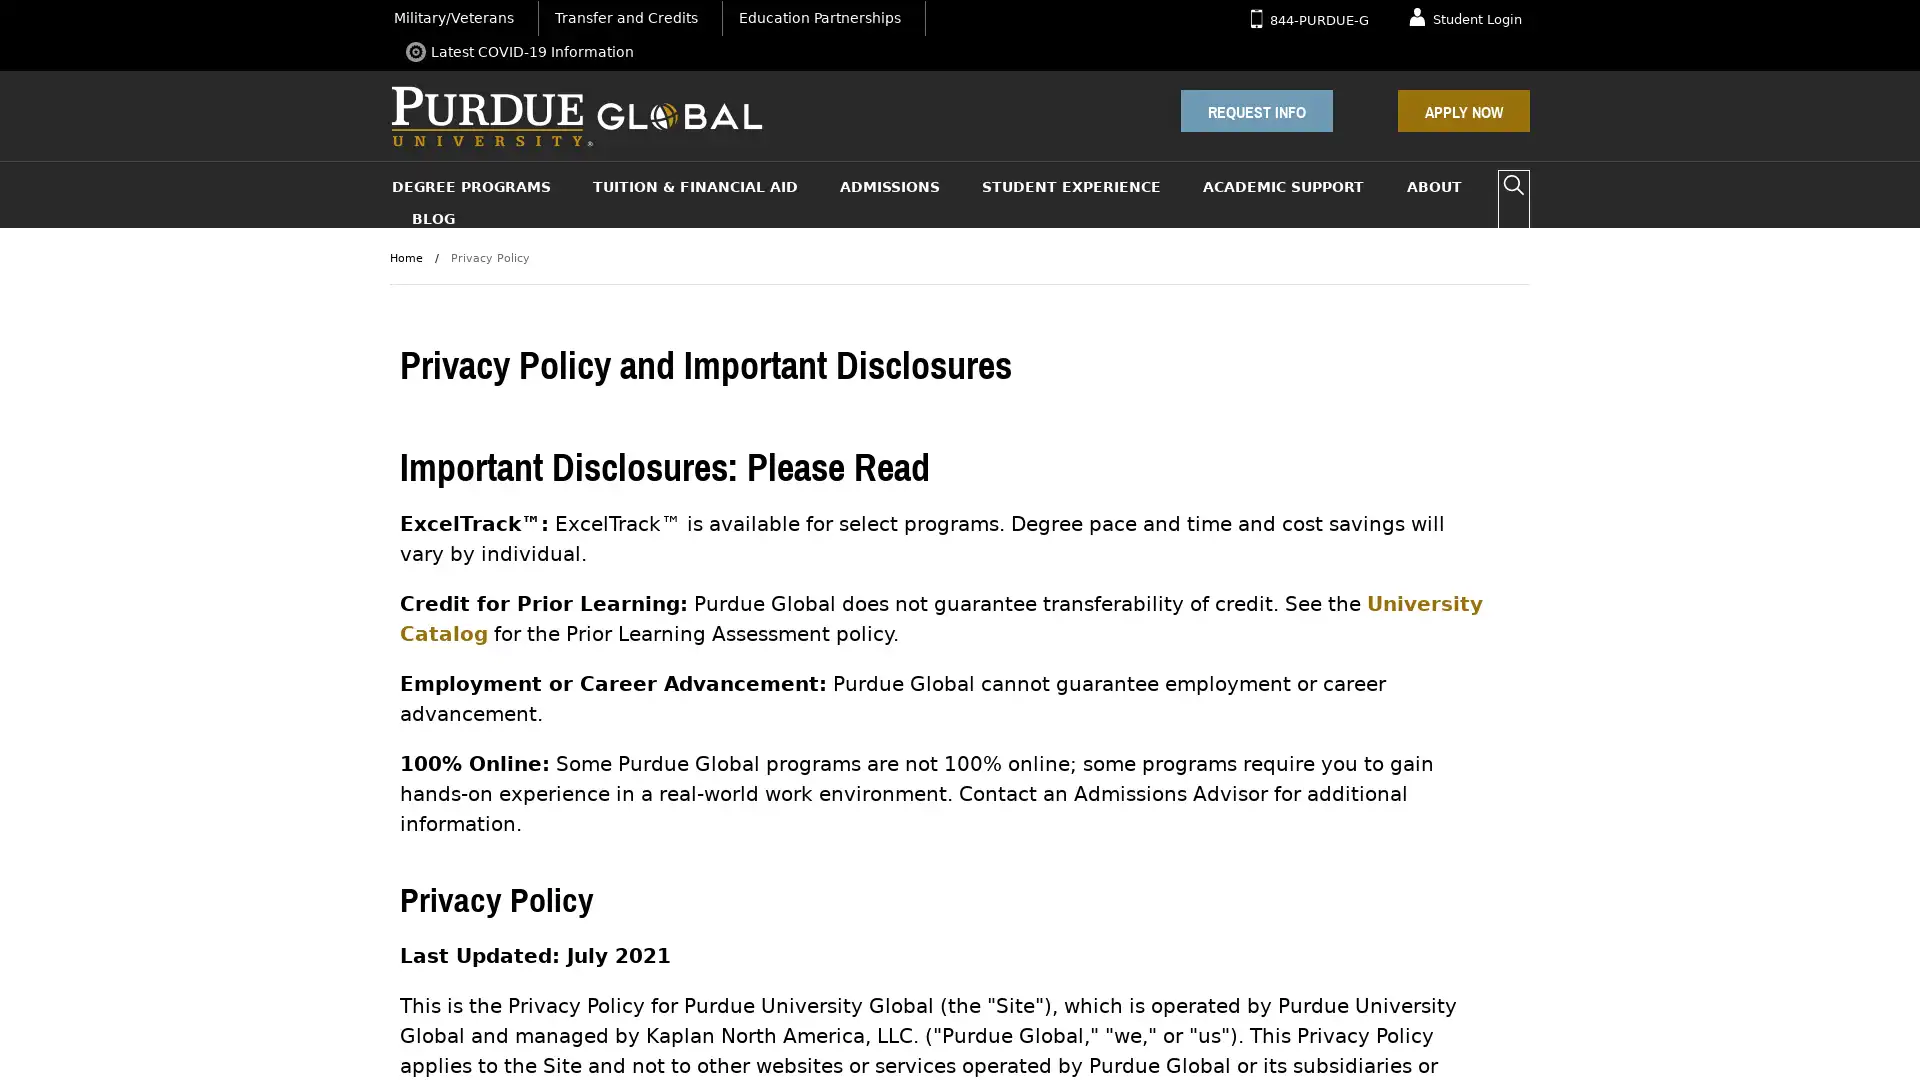  Describe the element at coordinates (1513, 185) in the screenshot. I see `Search` at that location.